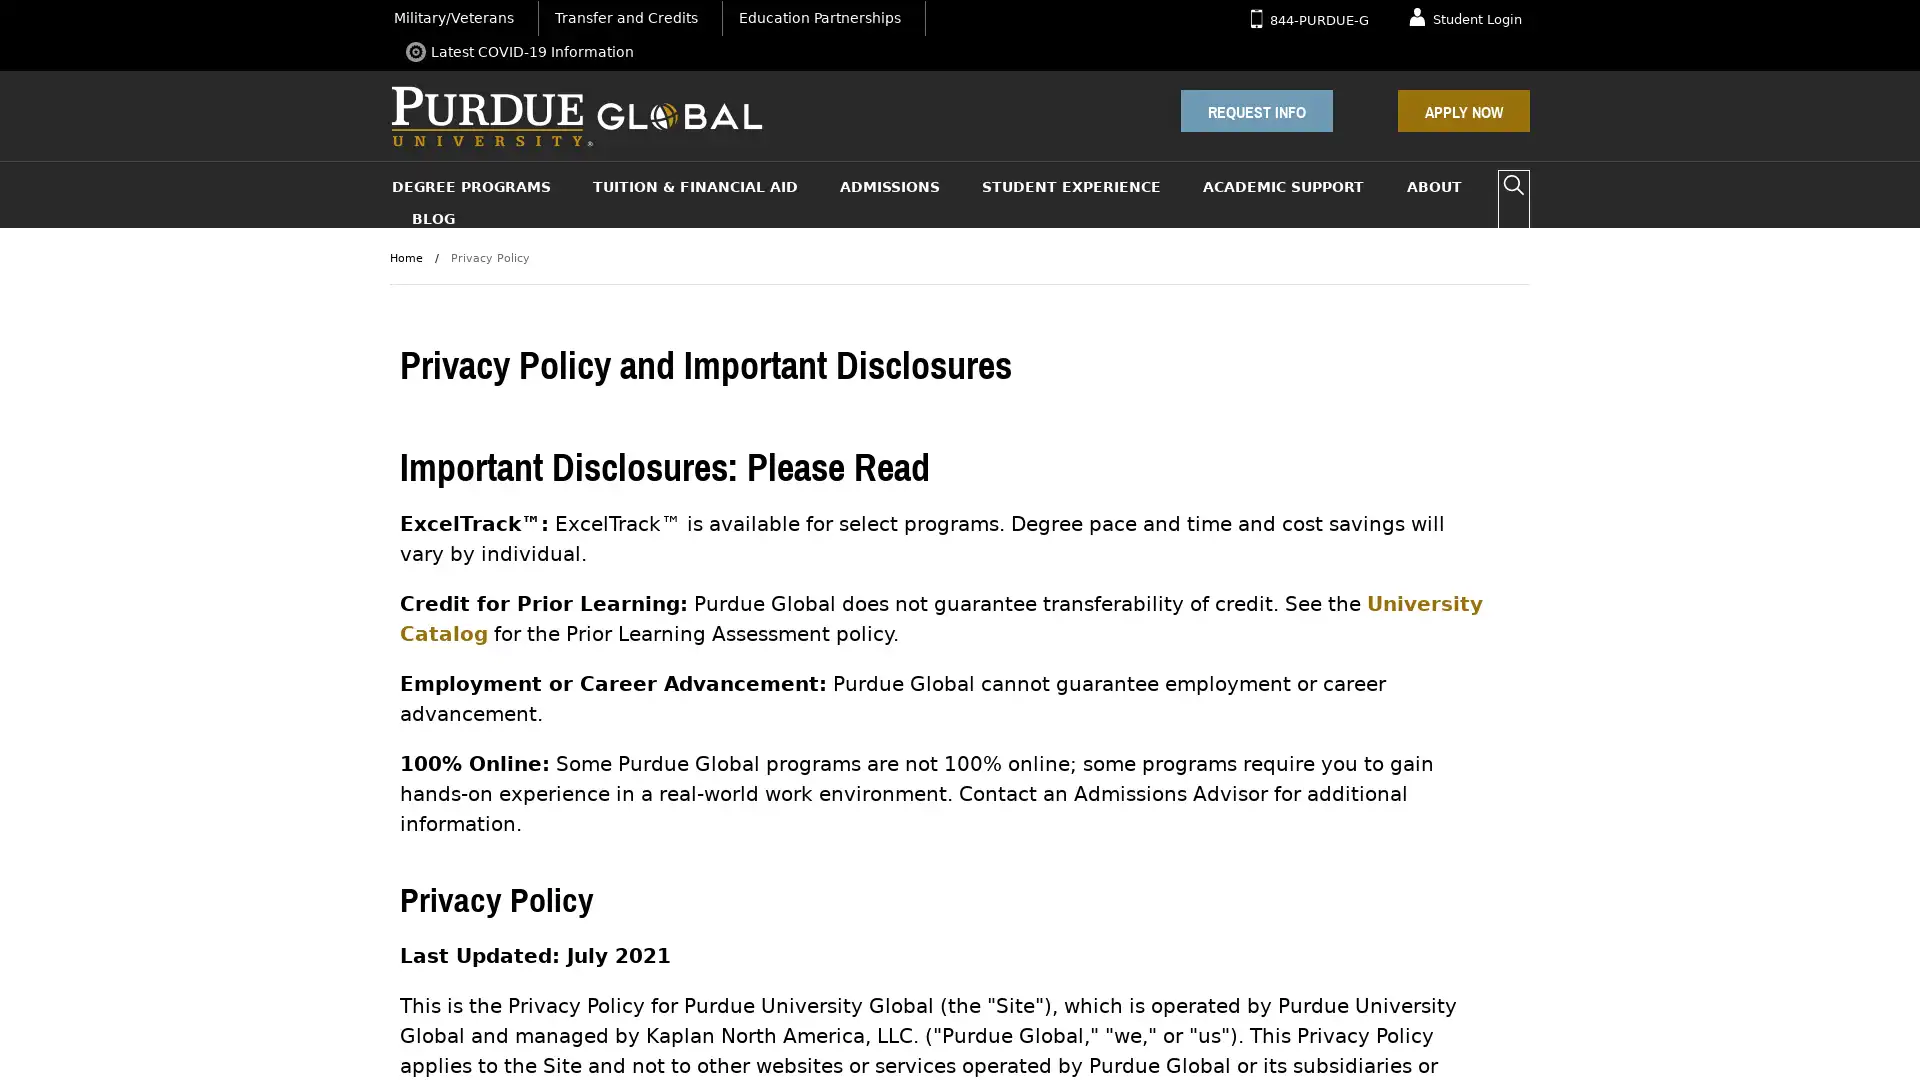  Describe the element at coordinates (1513, 185) in the screenshot. I see `Search` at that location.